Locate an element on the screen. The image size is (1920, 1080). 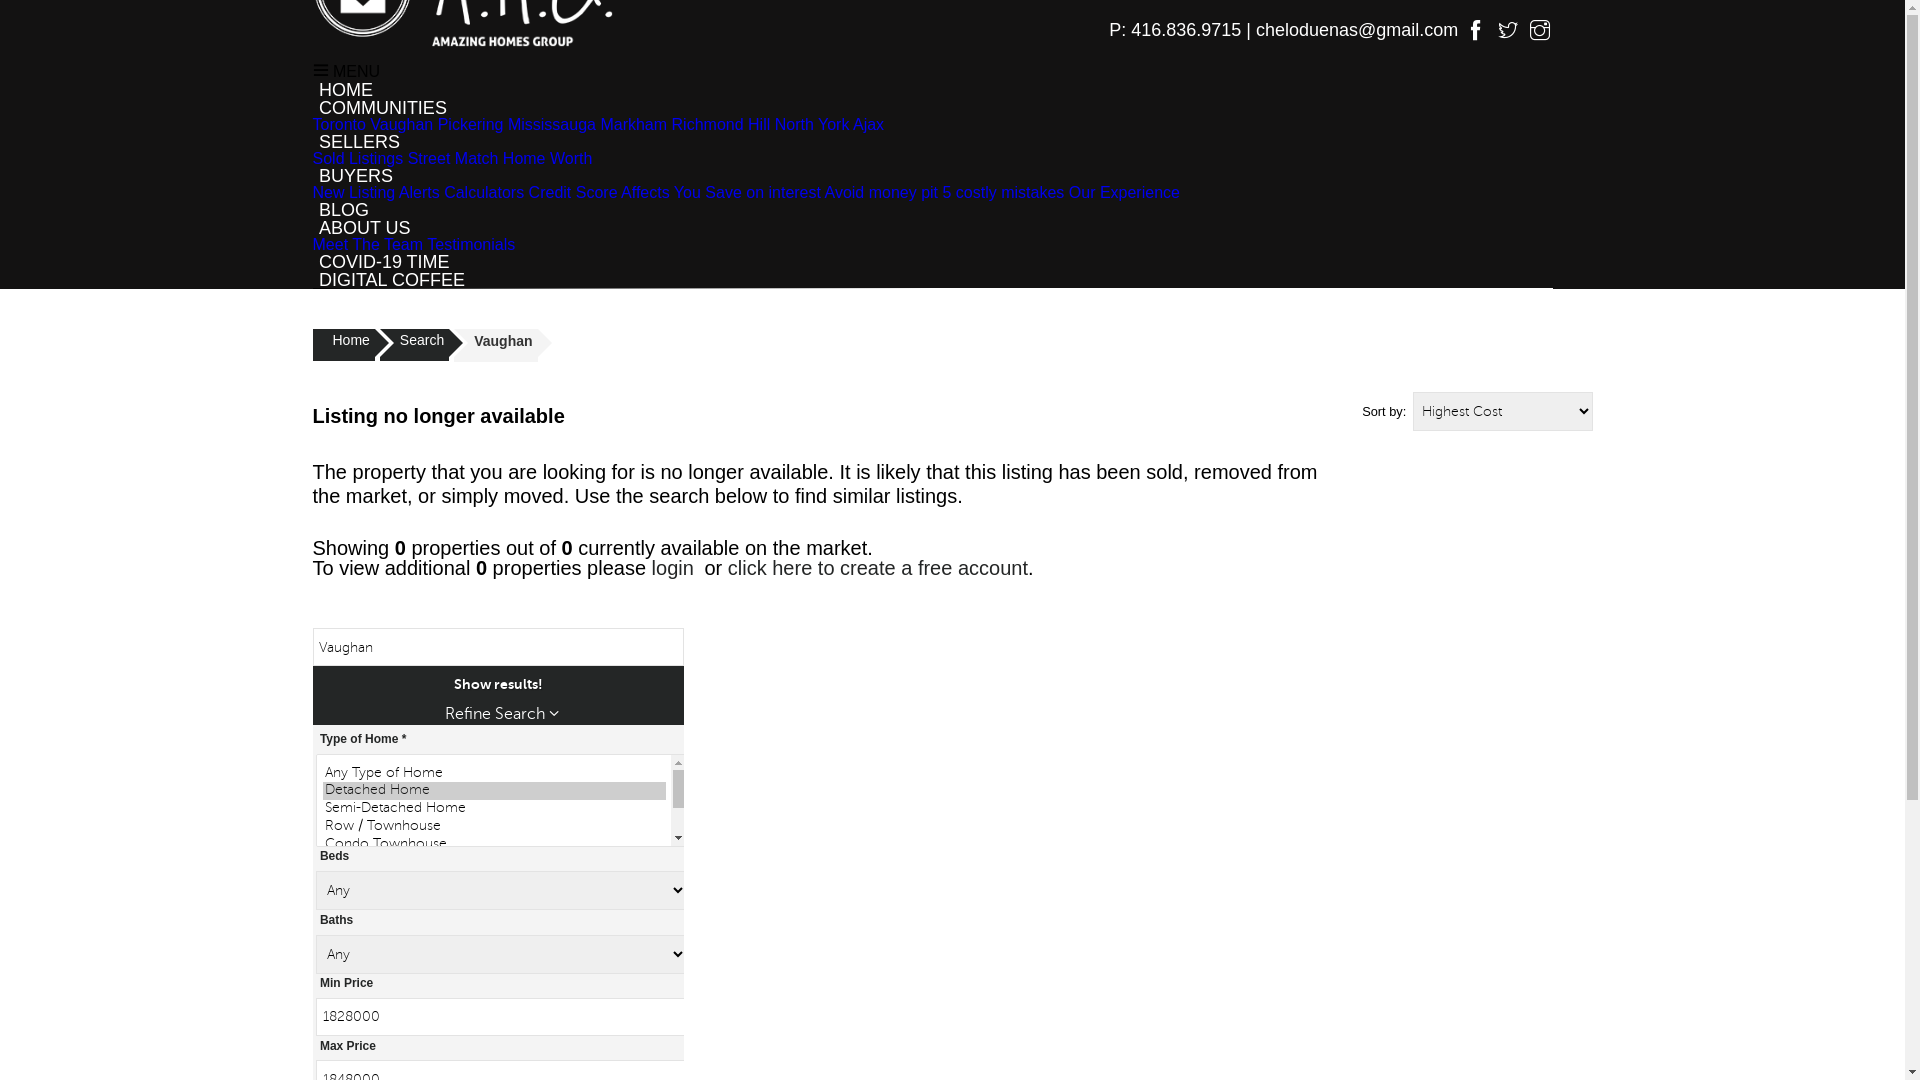
'Search' is located at coordinates (413, 343).